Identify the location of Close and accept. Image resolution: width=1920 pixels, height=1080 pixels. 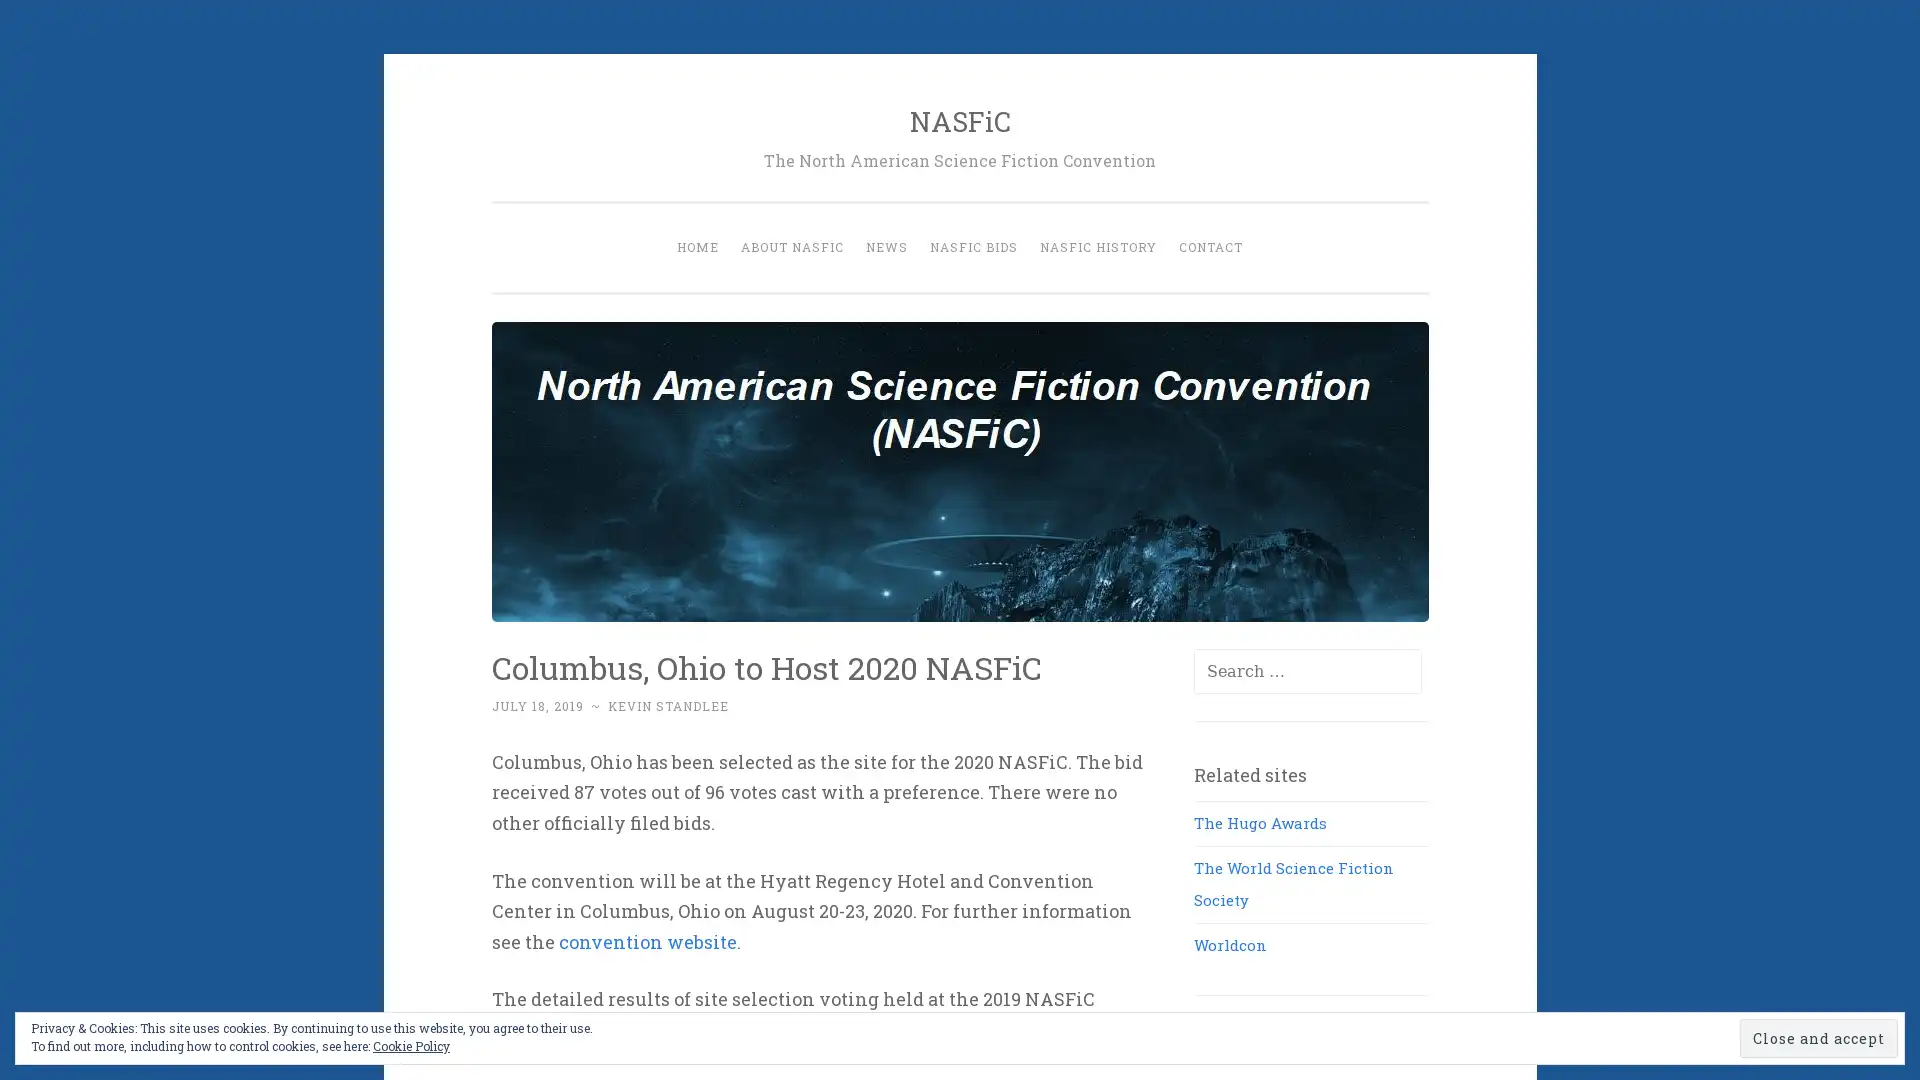
(1819, 1037).